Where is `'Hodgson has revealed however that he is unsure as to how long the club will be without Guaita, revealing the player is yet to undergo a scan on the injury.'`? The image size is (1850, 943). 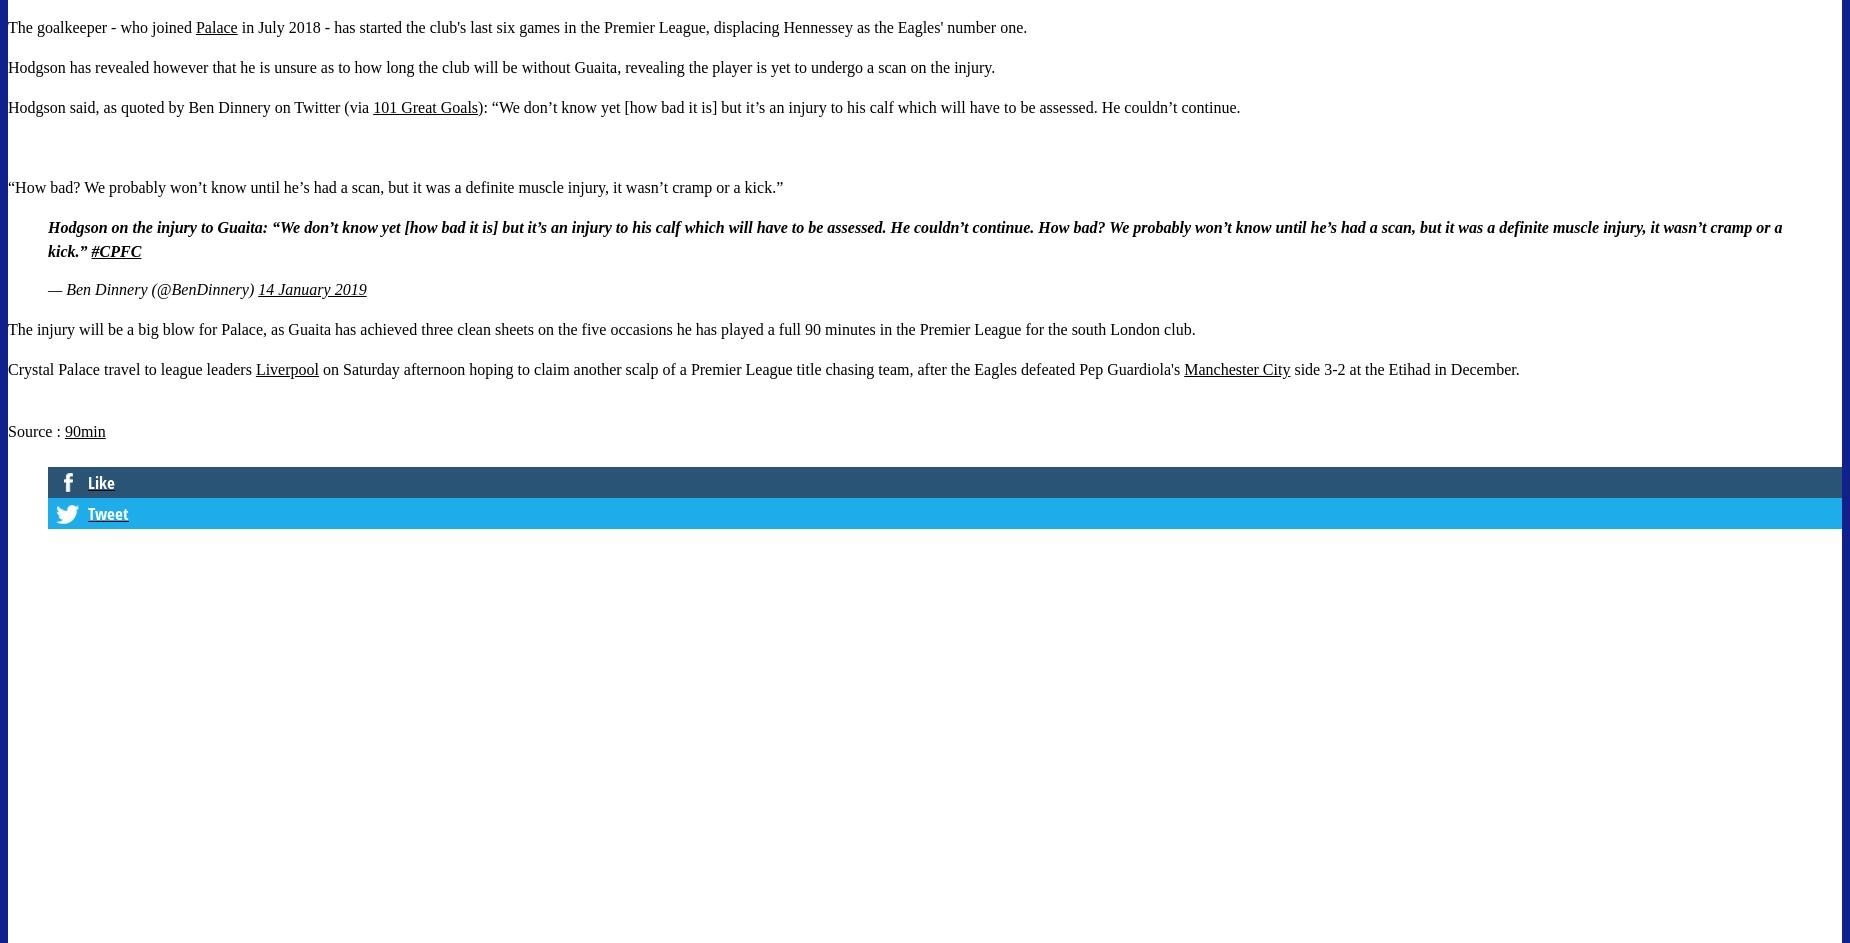 'Hodgson has revealed however that he is unsure as to how long the club will be without Guaita, revealing the player is yet to undergo a scan on the injury.' is located at coordinates (501, 66).